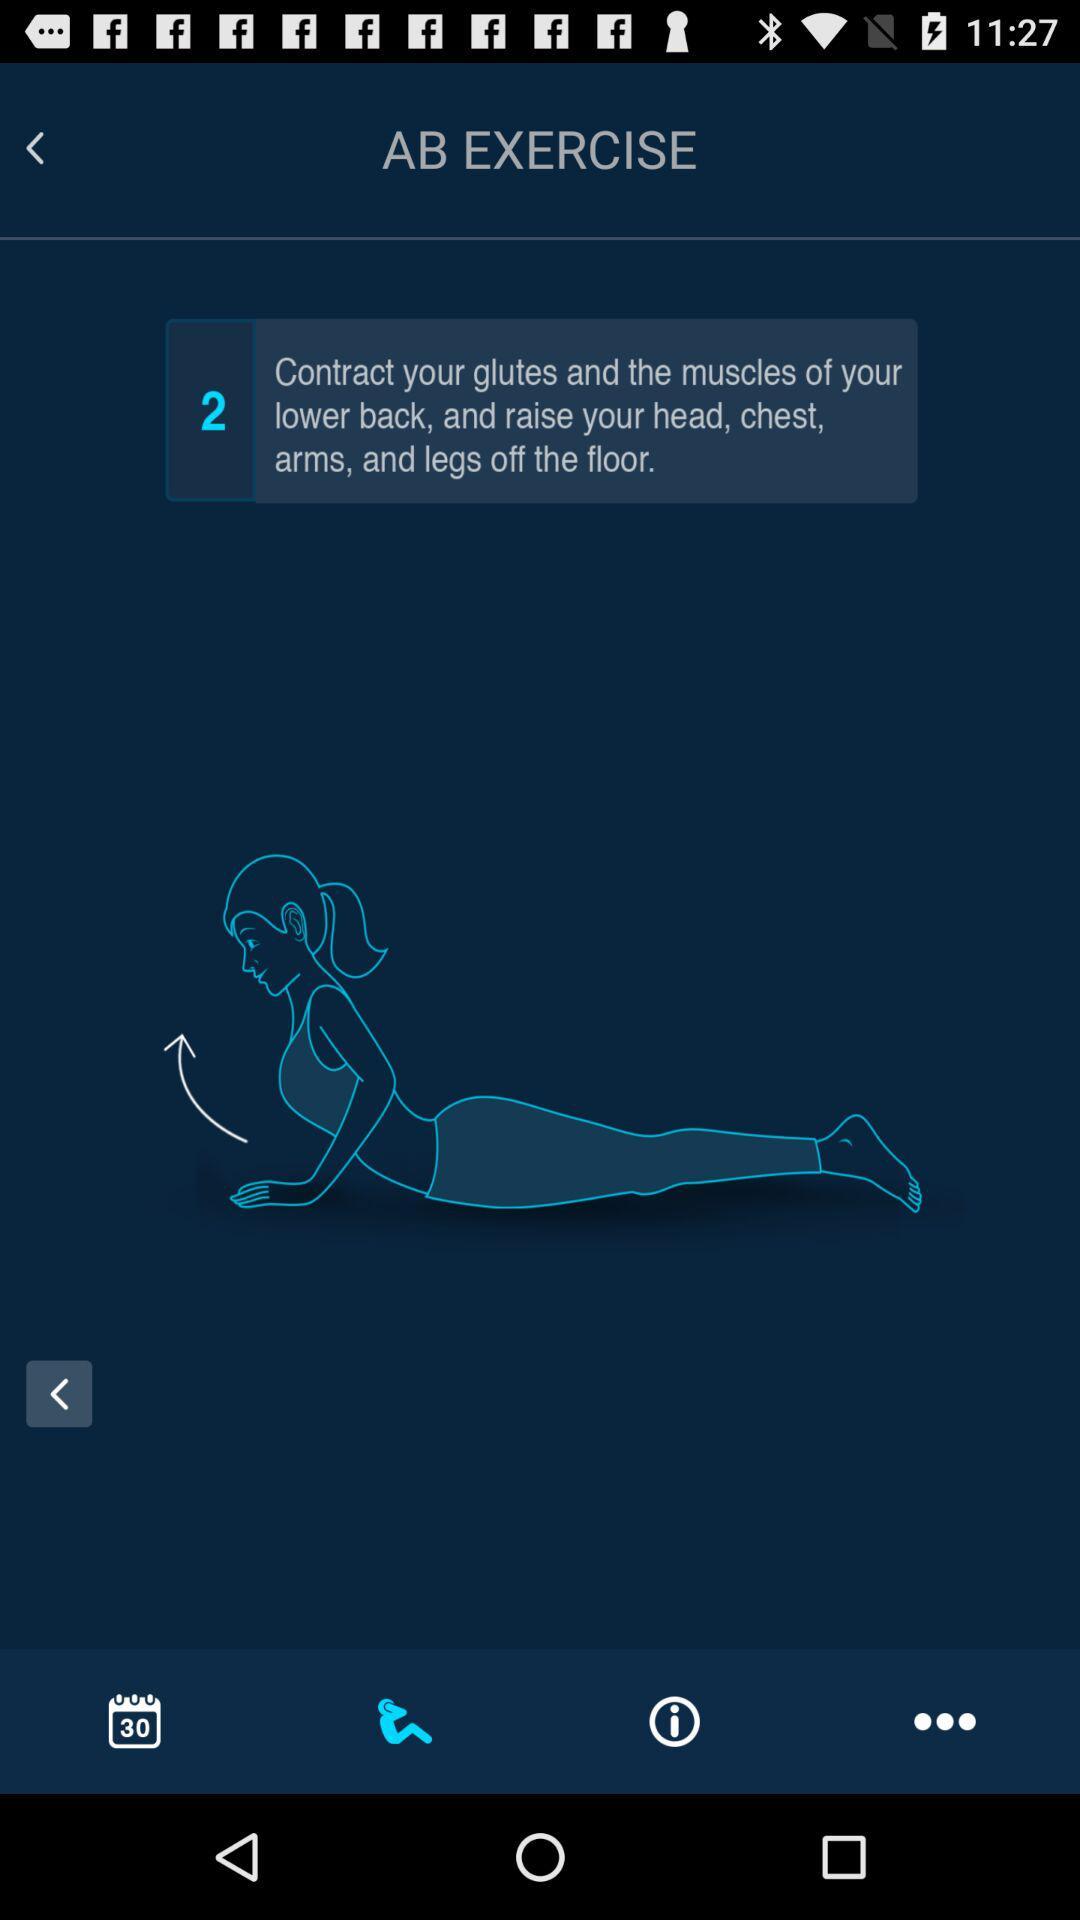 The height and width of the screenshot is (1920, 1080). I want to click on the arrow_backward icon, so click(58, 157).